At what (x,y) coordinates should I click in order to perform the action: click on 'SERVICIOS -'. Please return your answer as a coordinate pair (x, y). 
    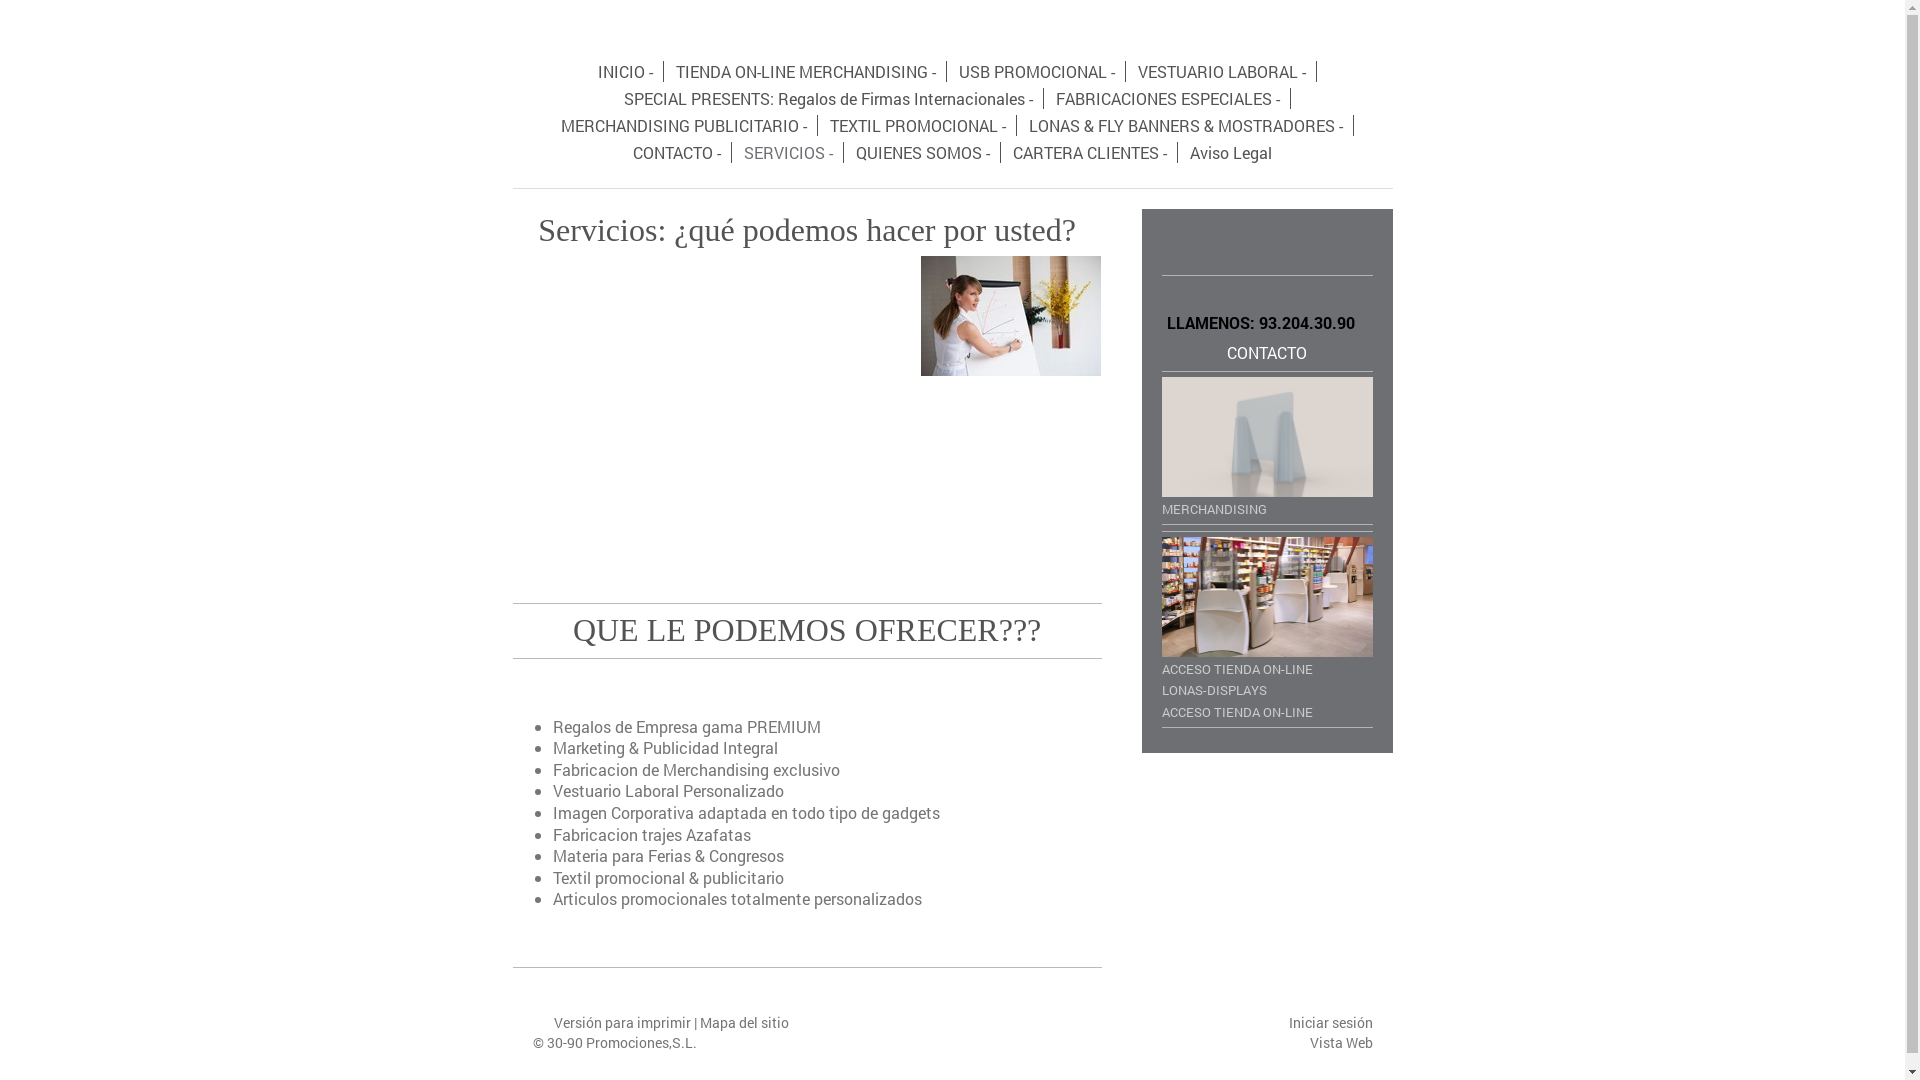
    Looking at the image, I should click on (787, 151).